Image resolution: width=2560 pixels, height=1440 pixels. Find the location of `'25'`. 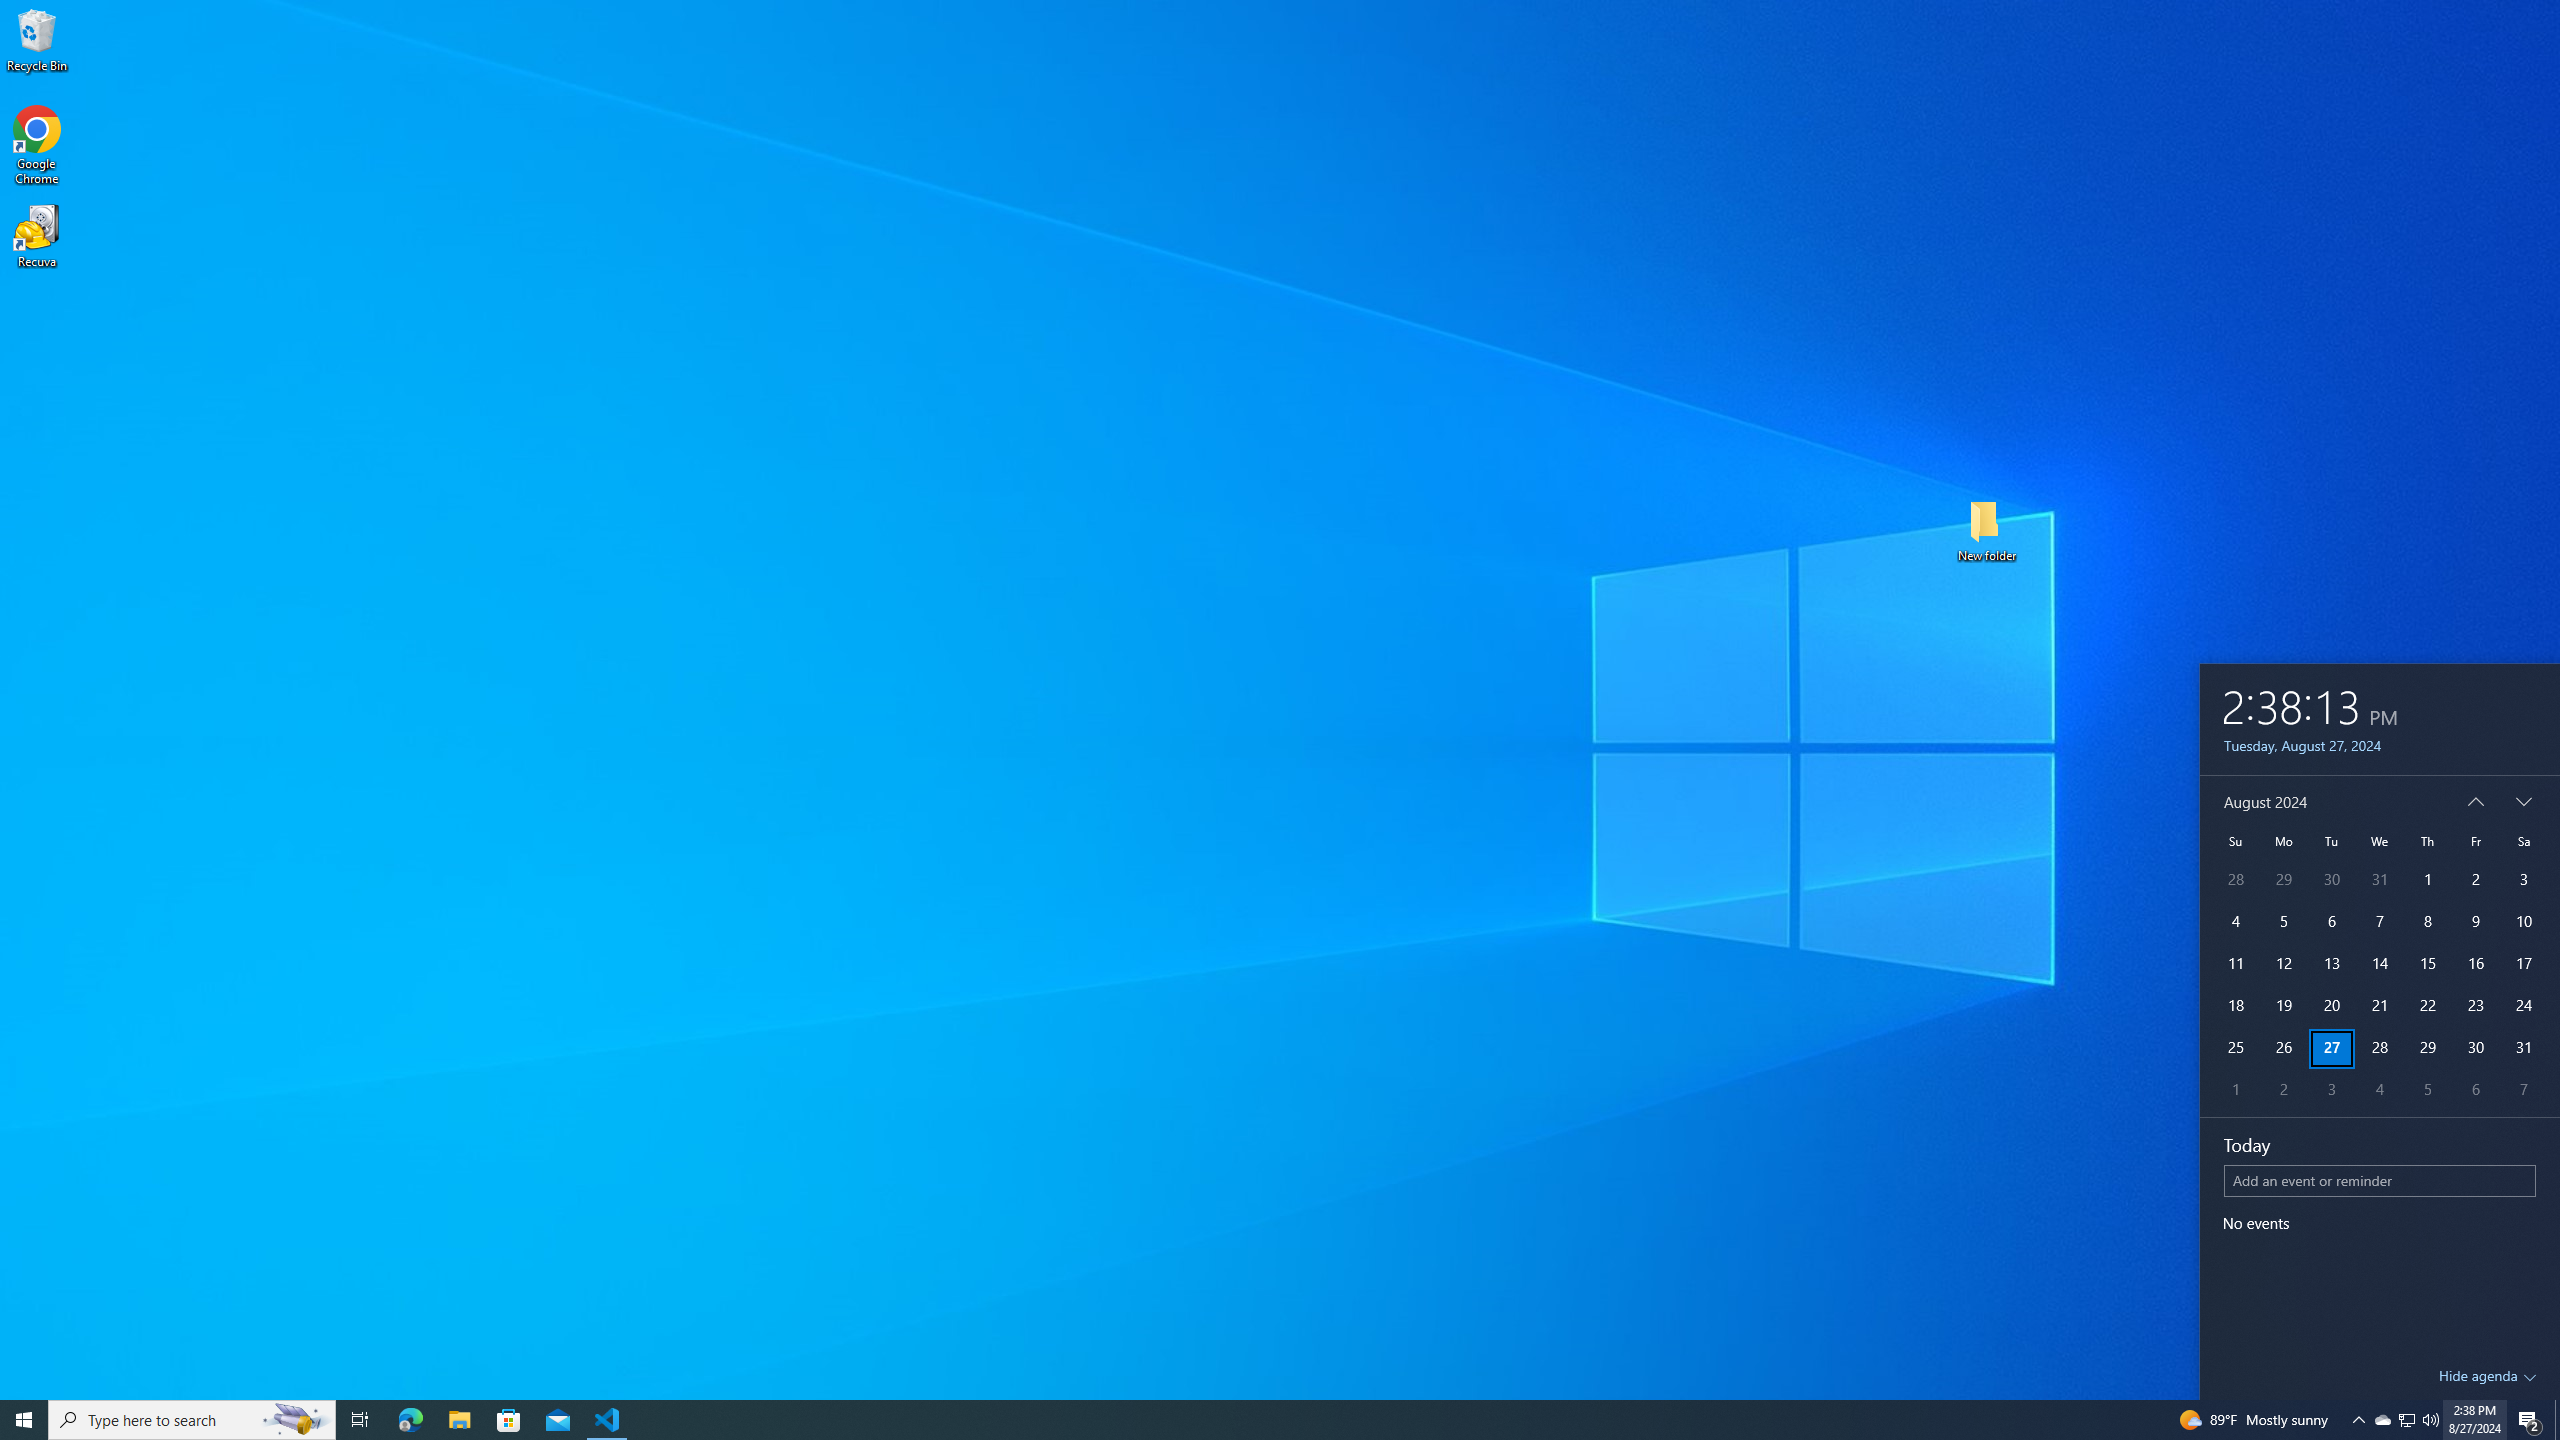

'25' is located at coordinates (2233, 1049).